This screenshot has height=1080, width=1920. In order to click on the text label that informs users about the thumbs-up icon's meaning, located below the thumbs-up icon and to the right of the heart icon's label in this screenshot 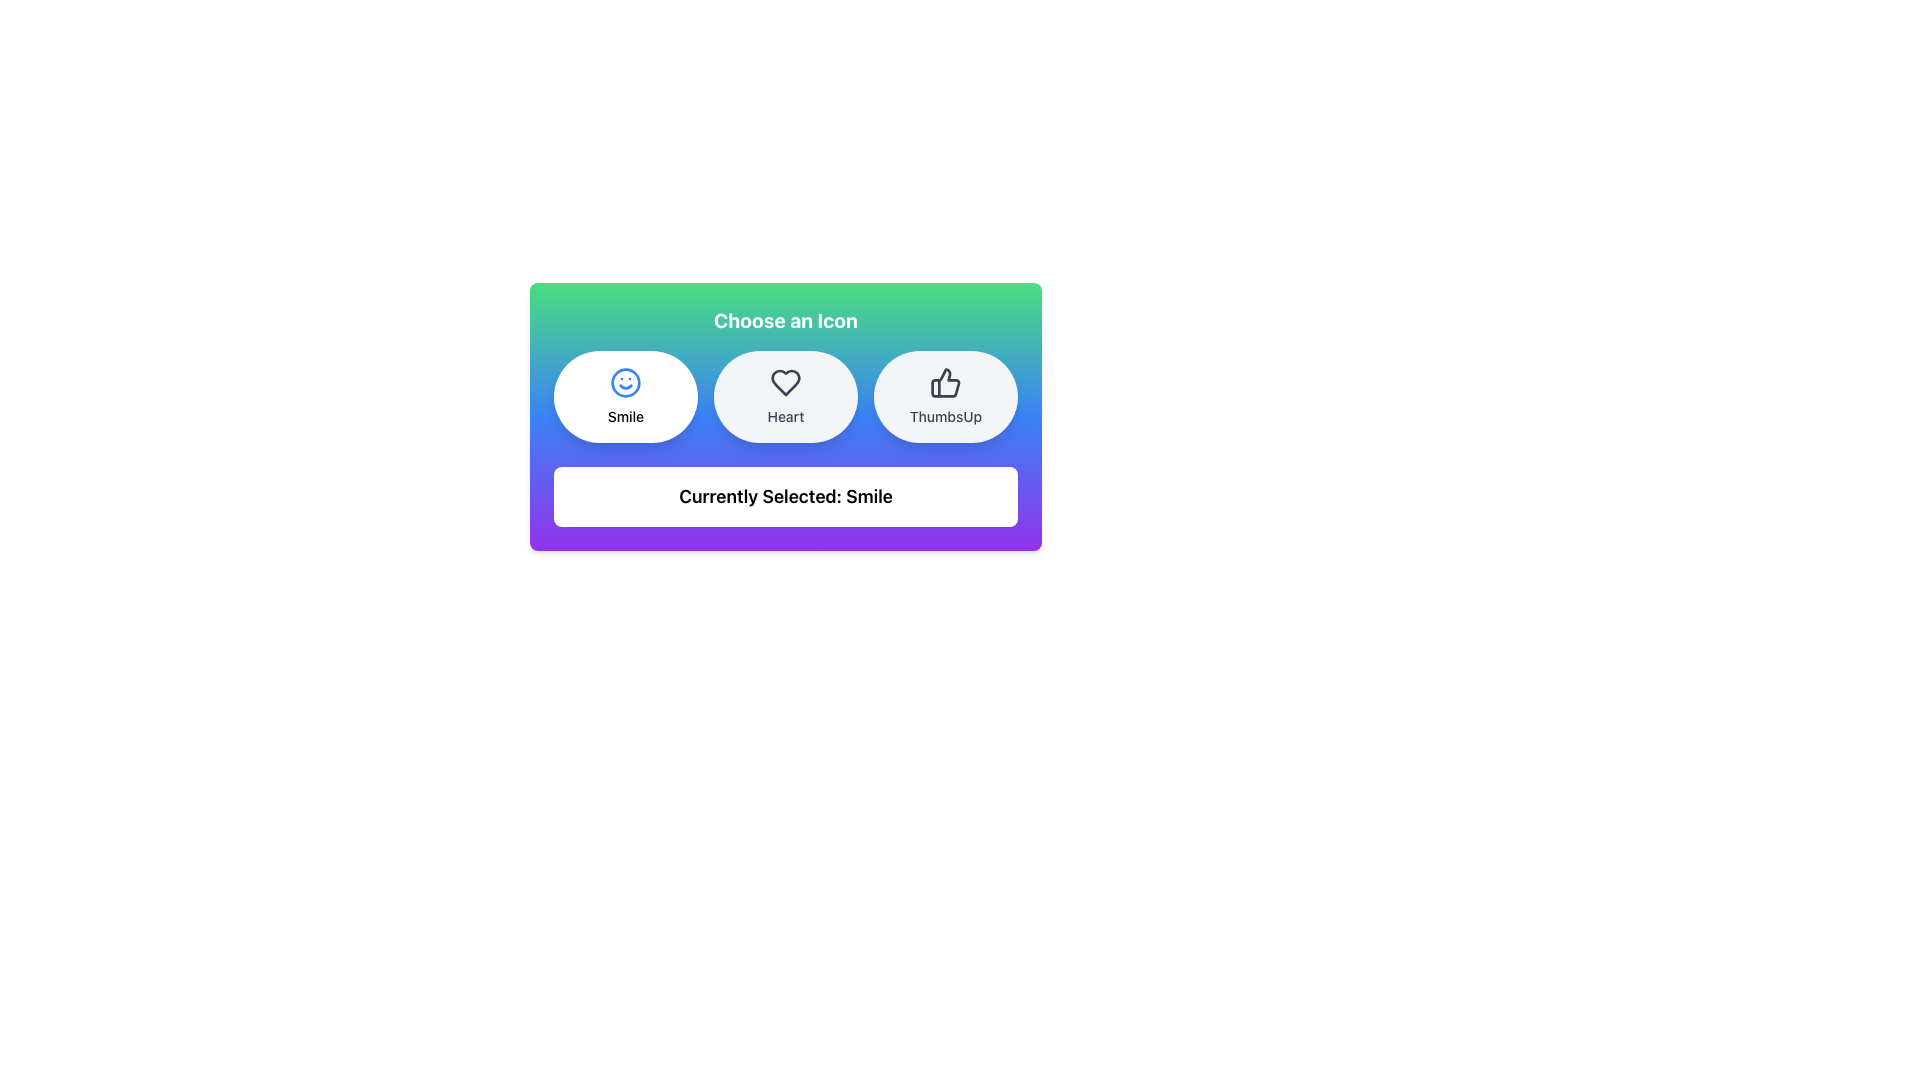, I will do `click(944, 415)`.